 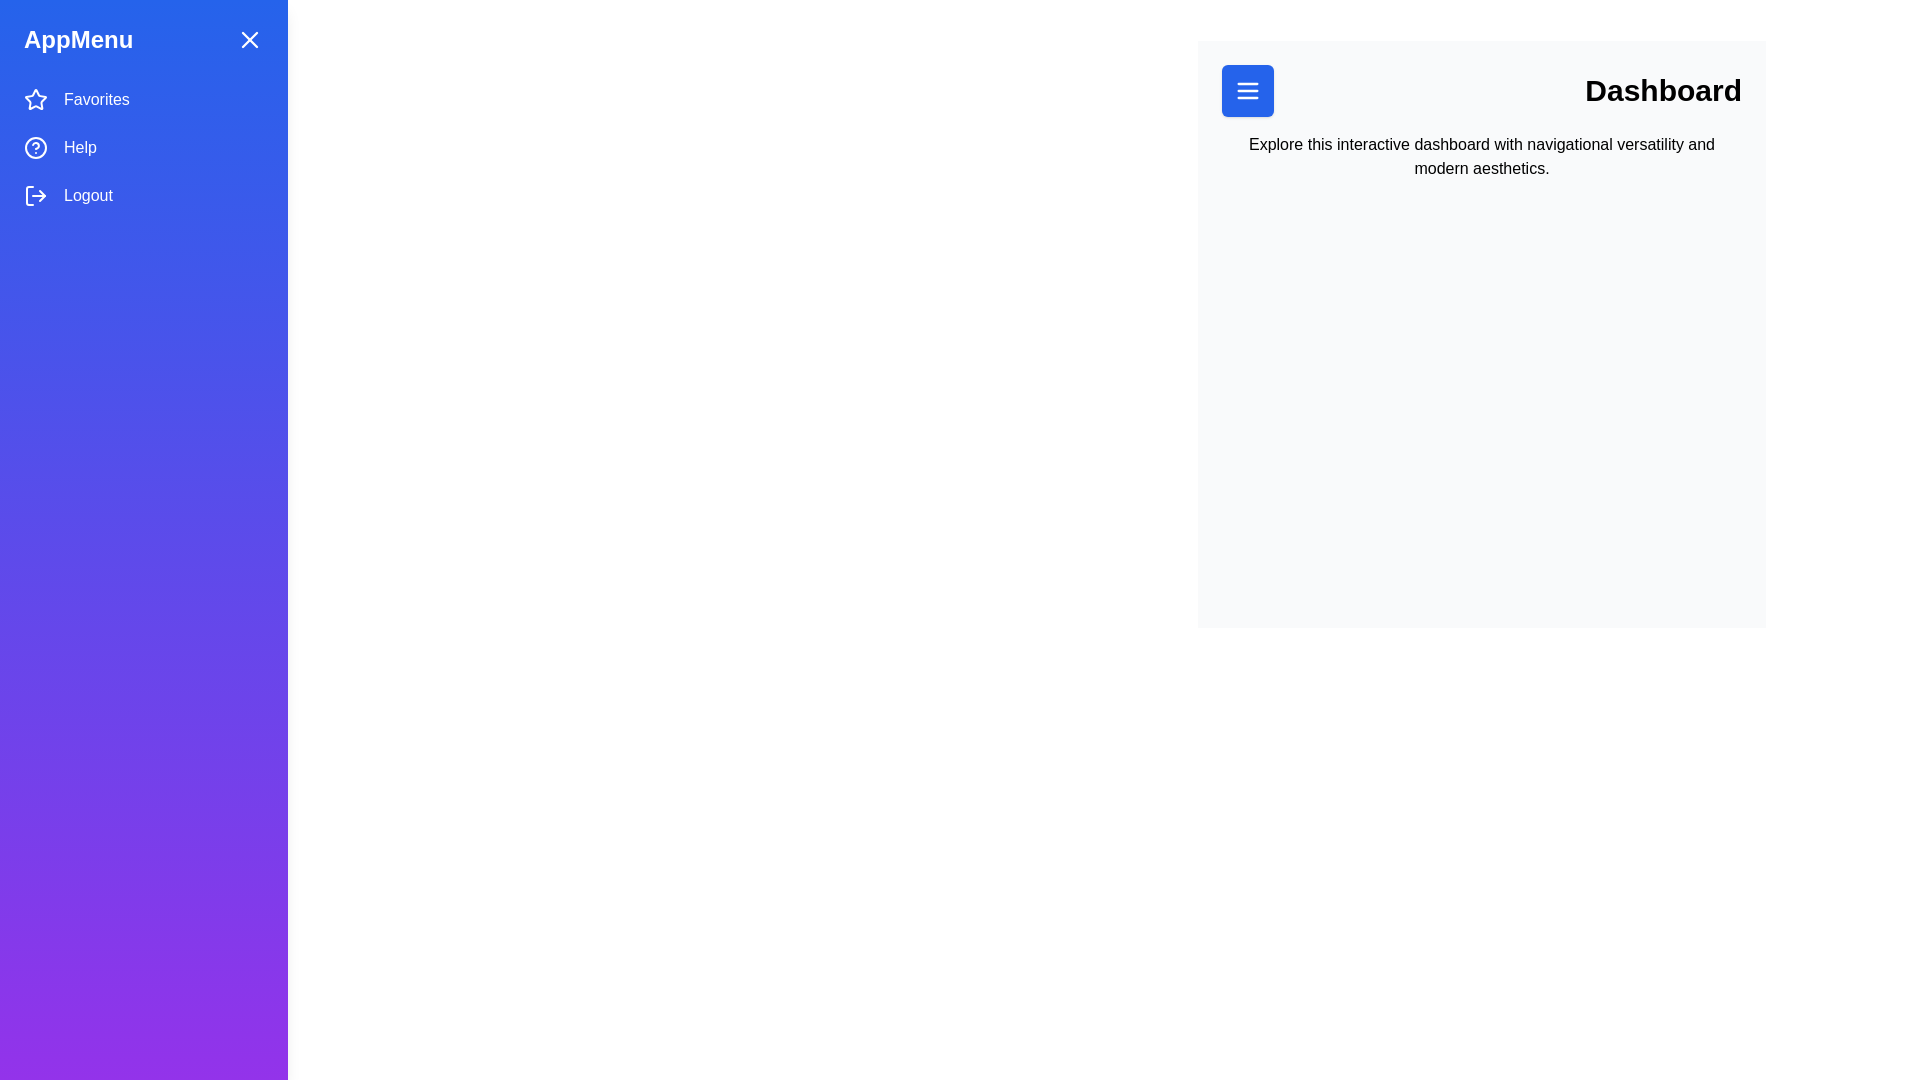 I want to click on textual label for the help features located in the AppMenu, positioned below 'Favorites' and above 'Logout', to gain context about its functionality, so click(x=80, y=146).